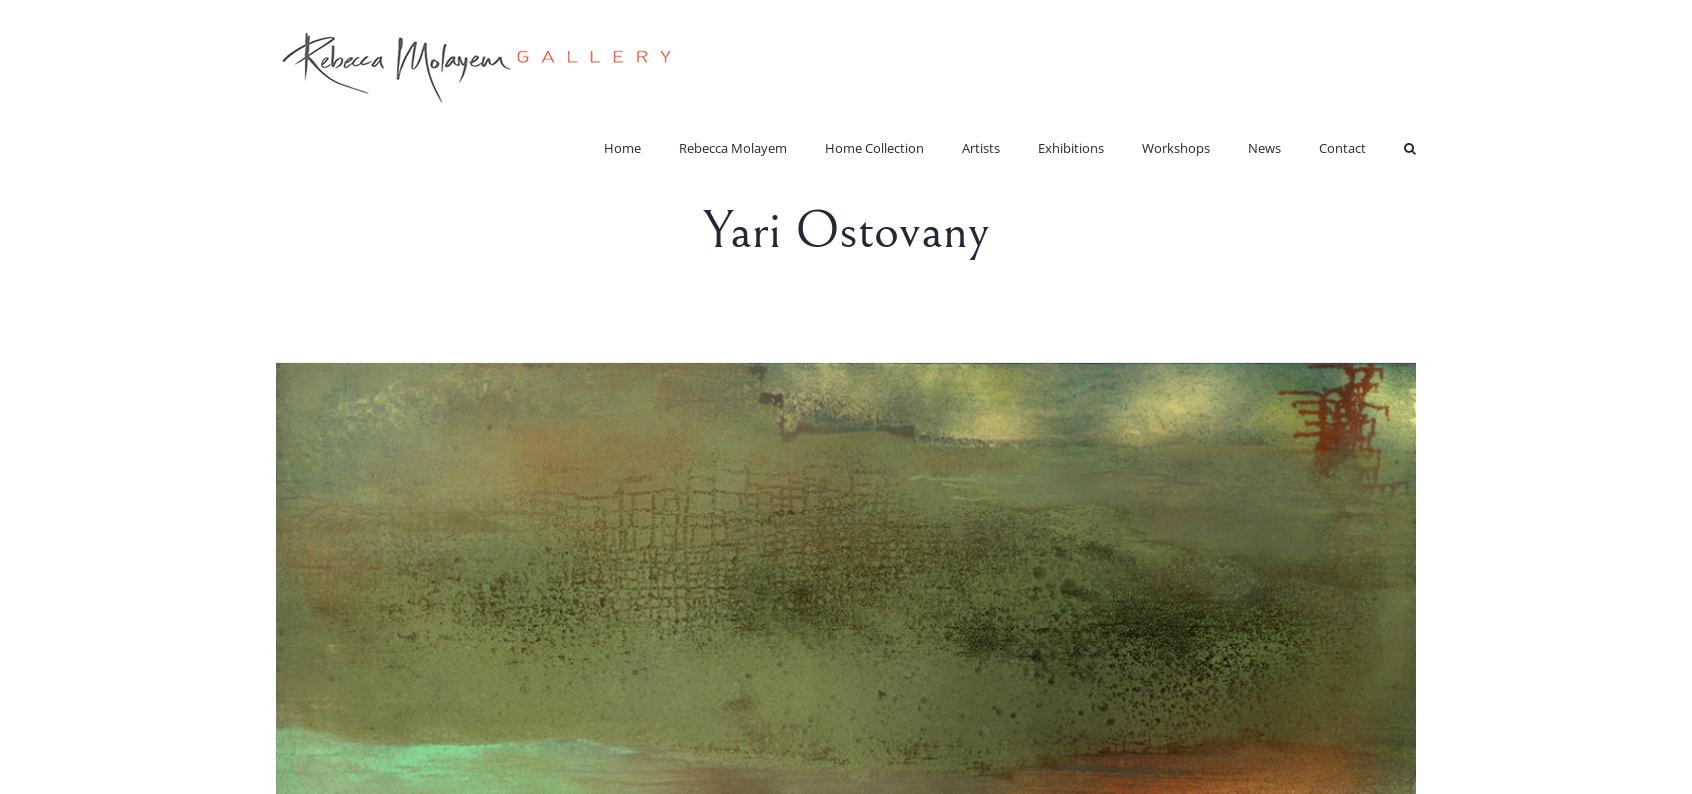 The width and height of the screenshot is (1692, 794). I want to click on 'Rebecca Molayem – Sculptures', so click(757, 264).